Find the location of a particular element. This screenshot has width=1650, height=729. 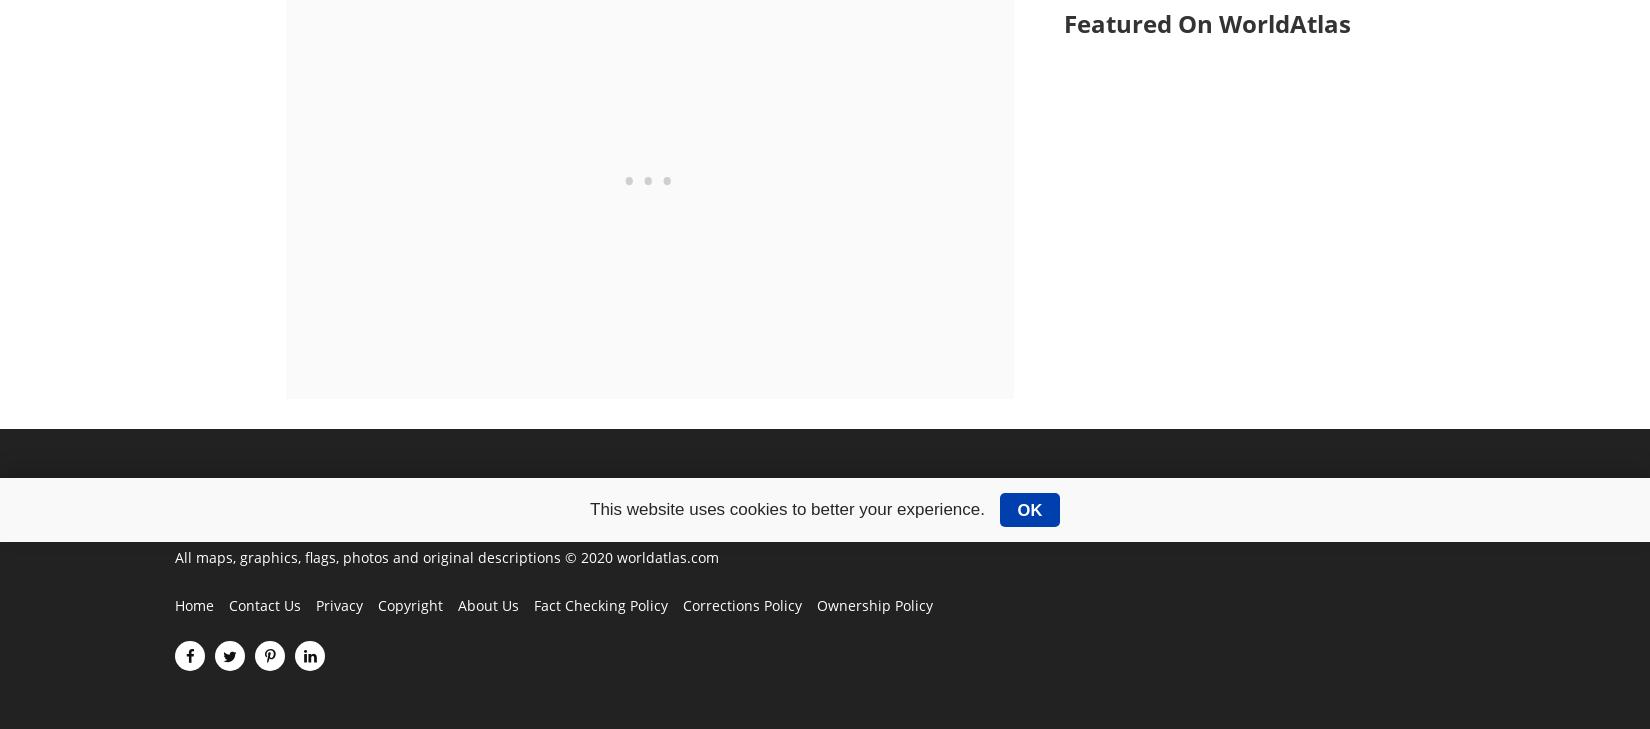

'Privacy' is located at coordinates (315, 604).